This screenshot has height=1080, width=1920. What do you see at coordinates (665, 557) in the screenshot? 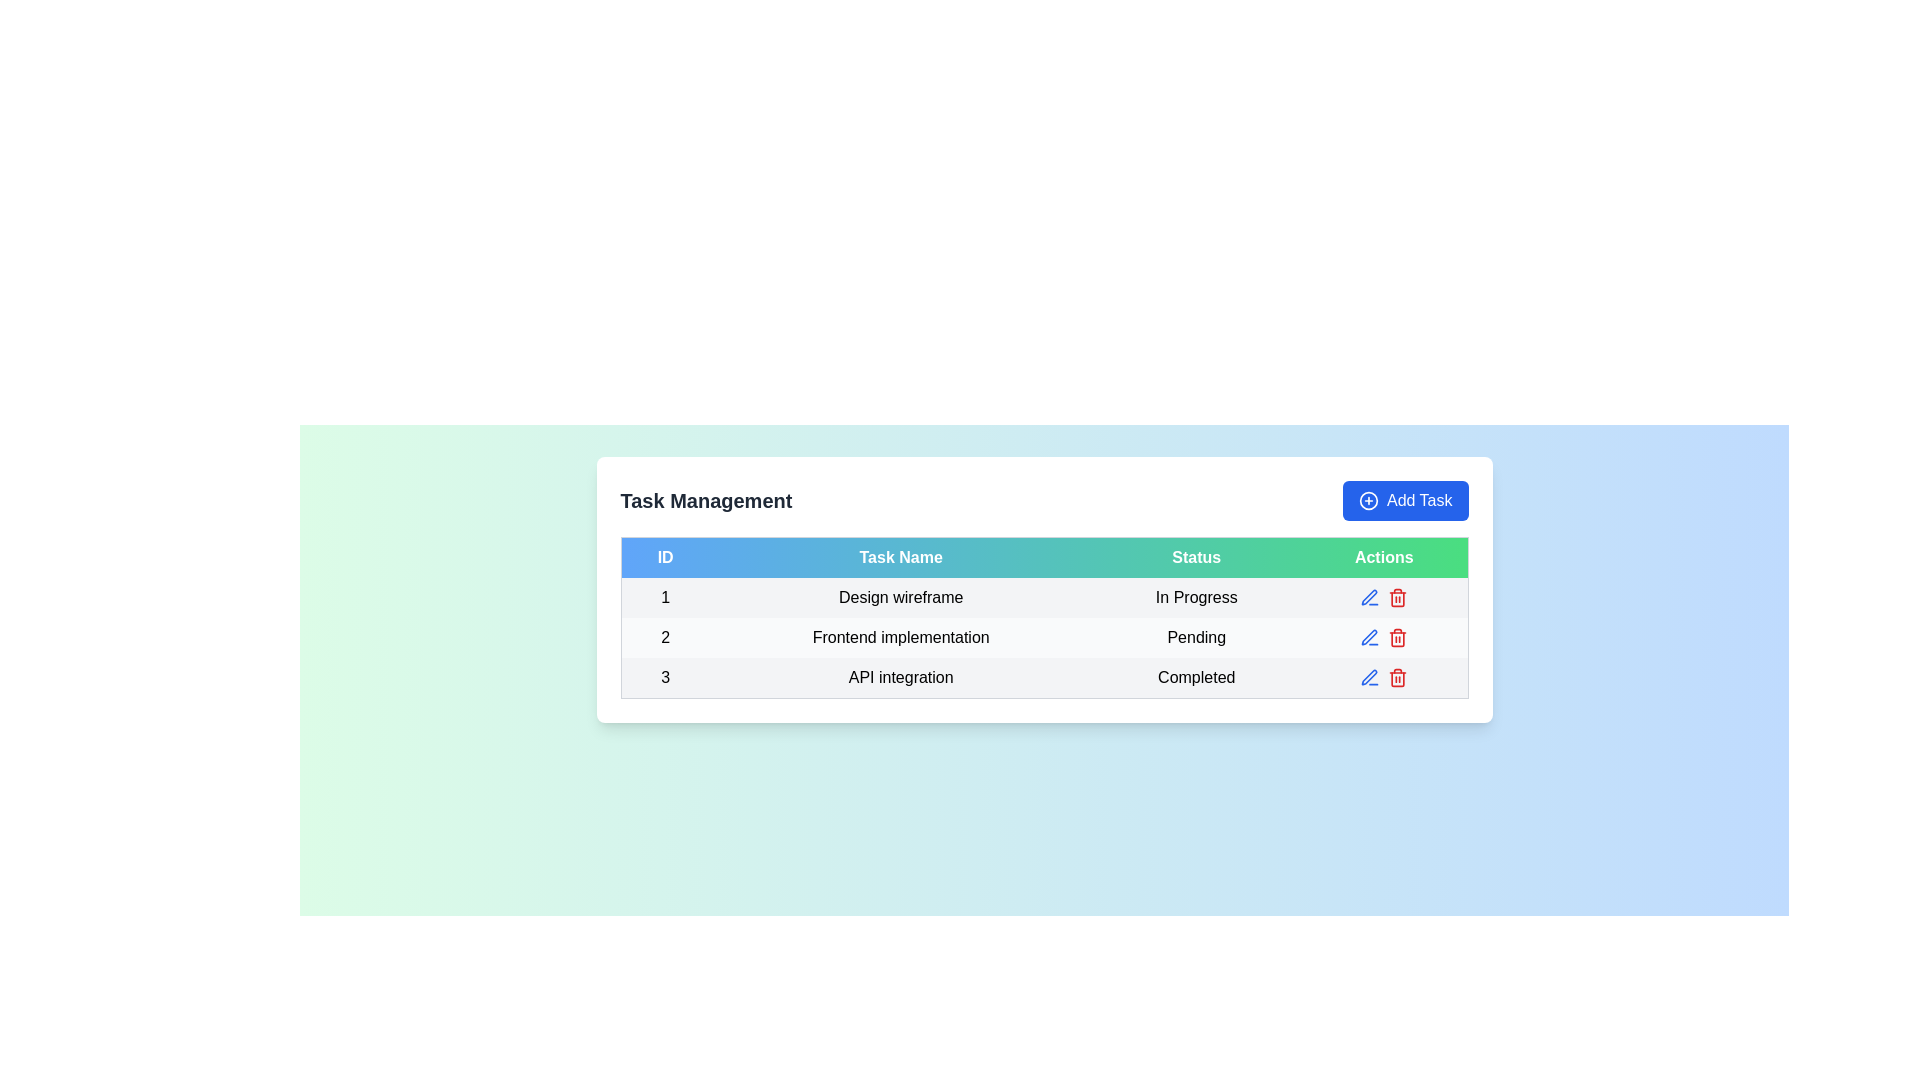
I see `the table header cell displaying the text 'ID', which is styled with padding and a light blue background, located at the top left of the data table` at bounding box center [665, 557].